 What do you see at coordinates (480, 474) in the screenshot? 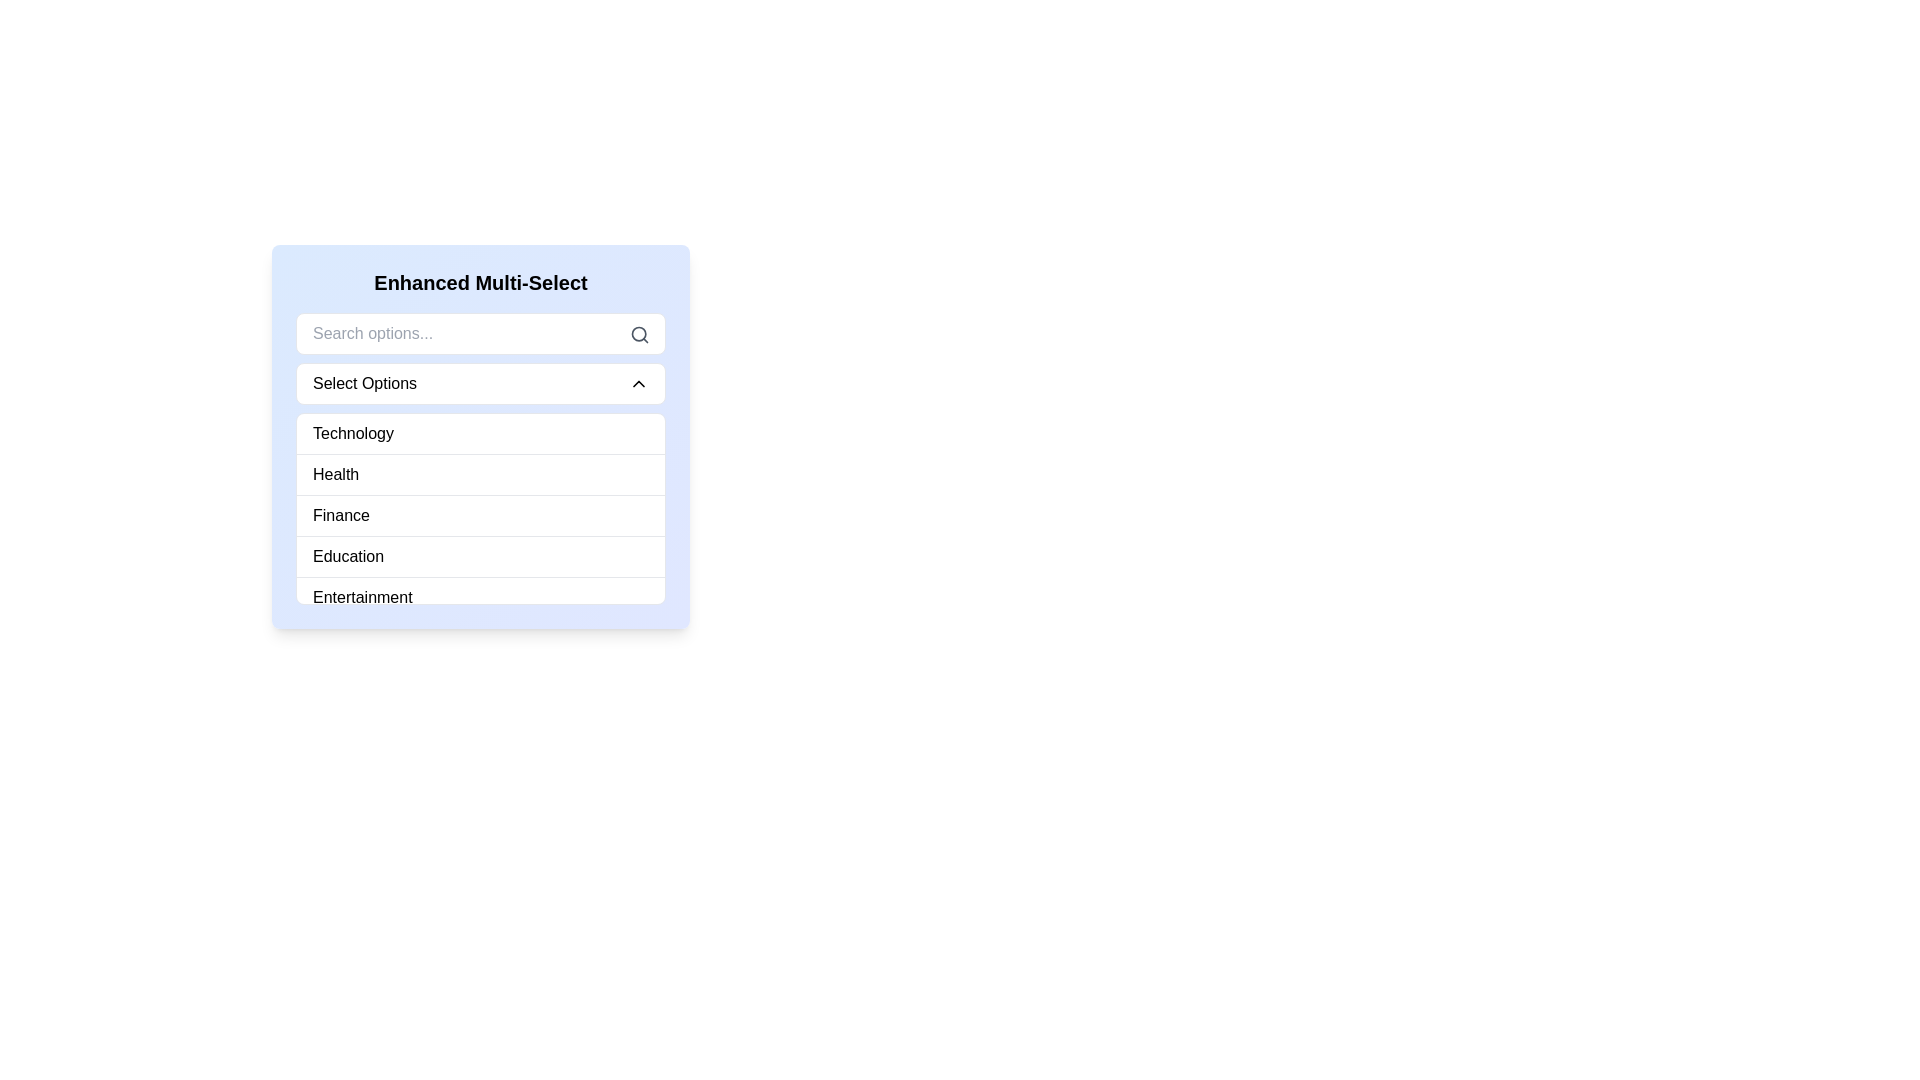
I see `the 'Health' option in the dropdown menu` at bounding box center [480, 474].